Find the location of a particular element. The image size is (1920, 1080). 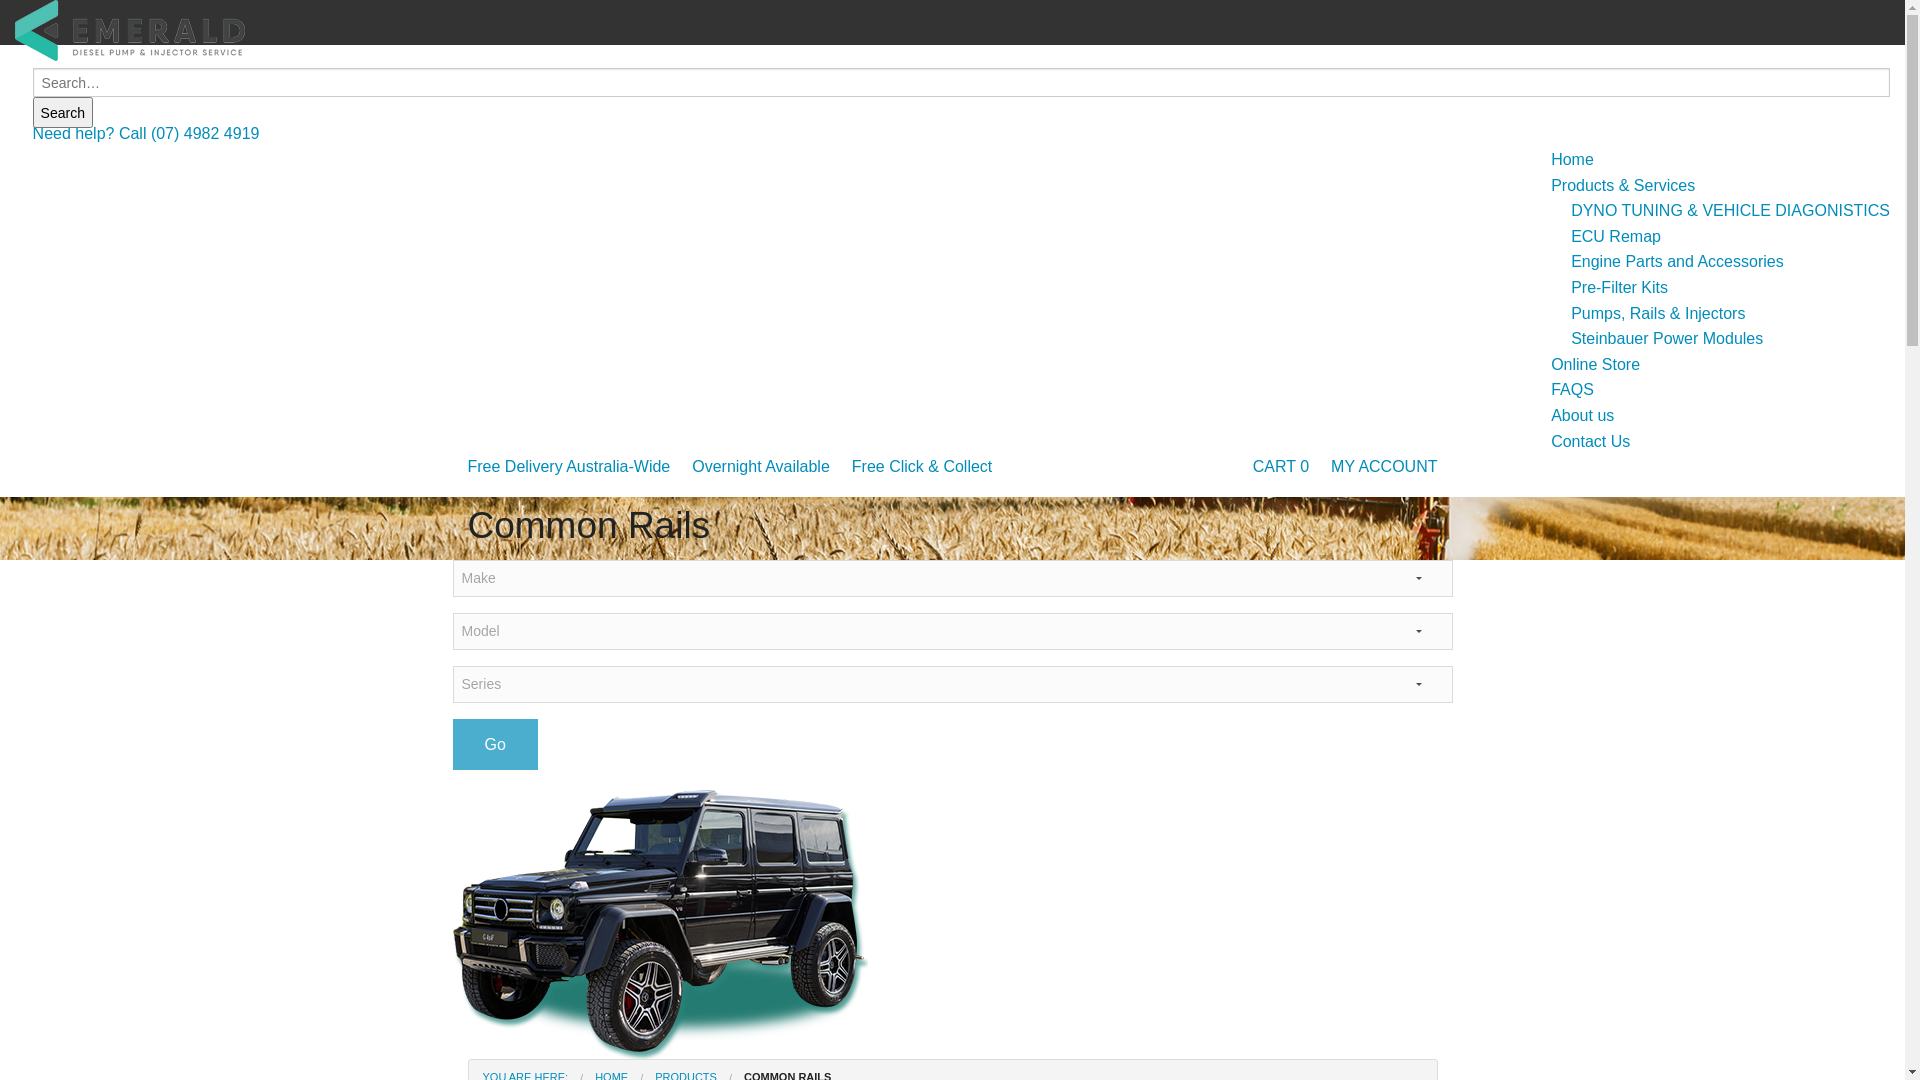

'Home' is located at coordinates (1571, 158).